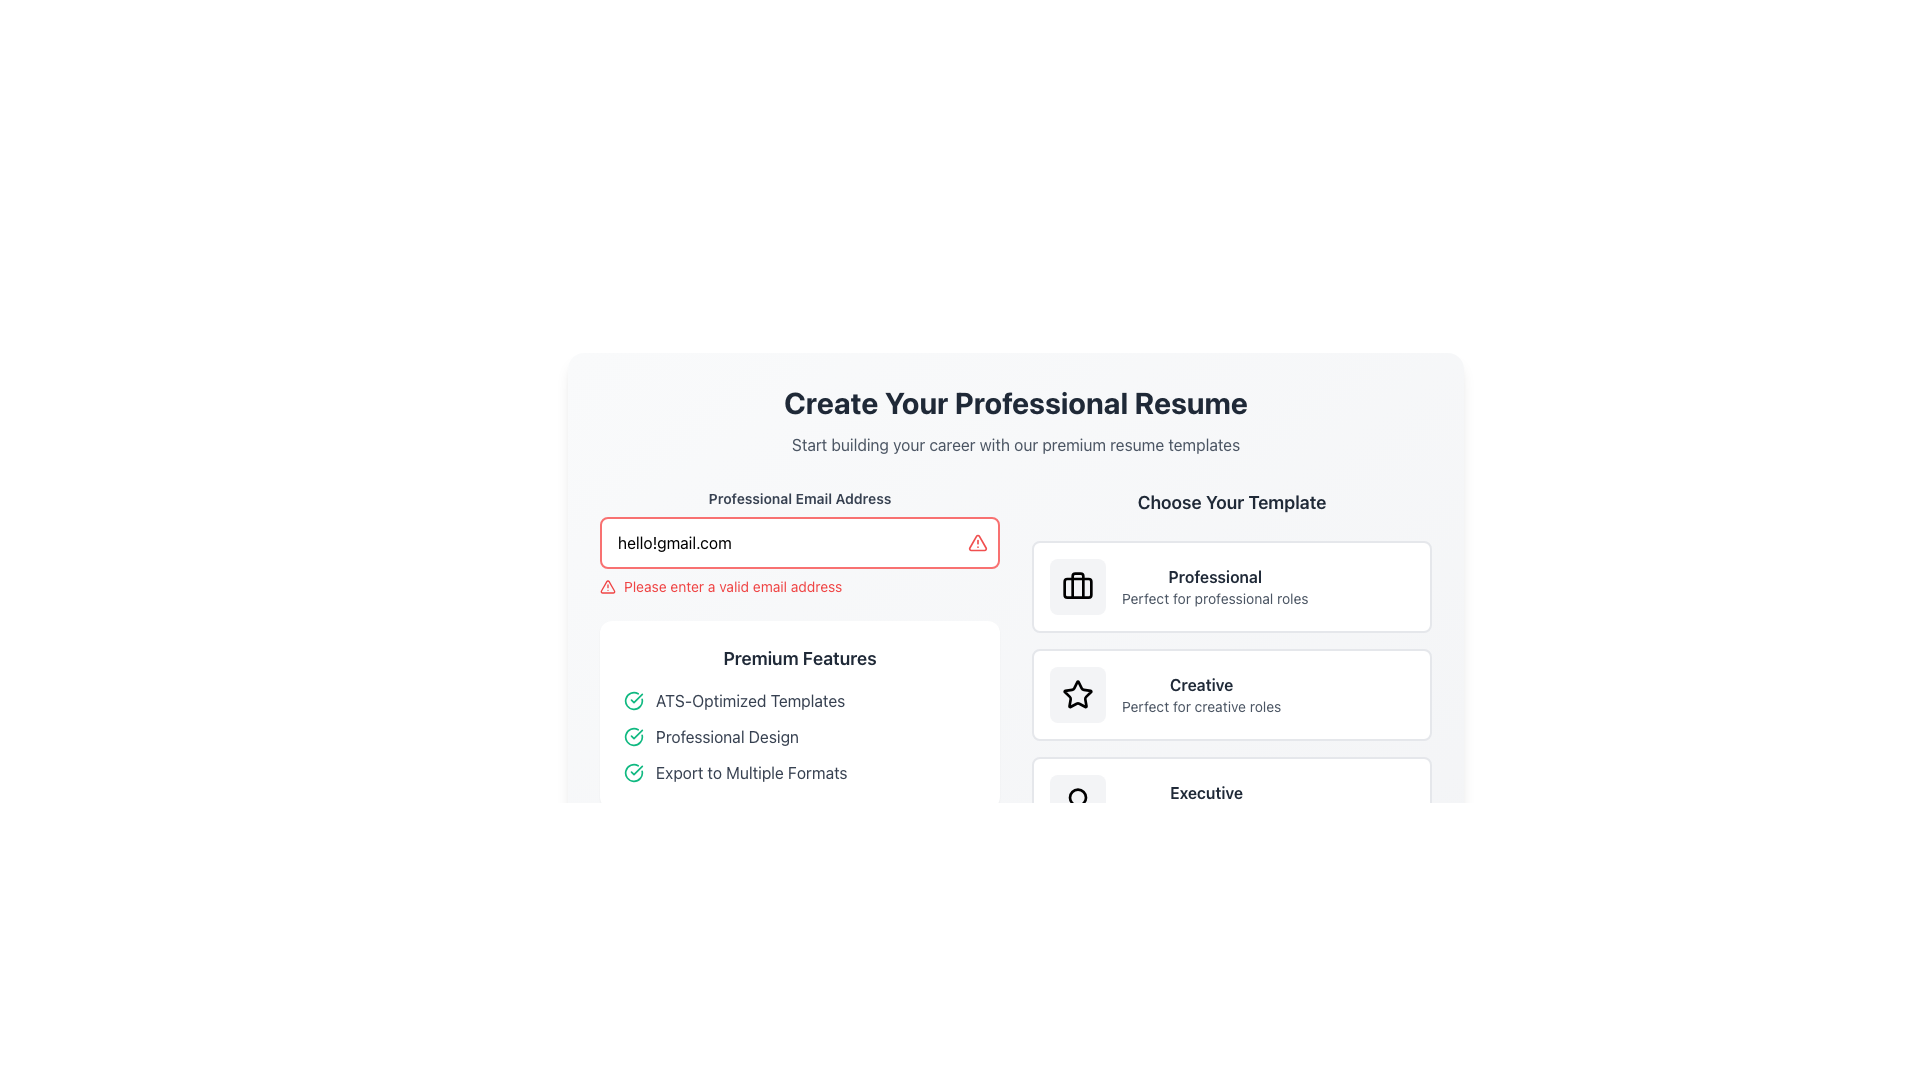 This screenshot has height=1080, width=1920. I want to click on the decorative vector graphic circle that enhances the visual styling of the 'Executive' button in the 'Choose Your Template' section, so click(1077, 796).